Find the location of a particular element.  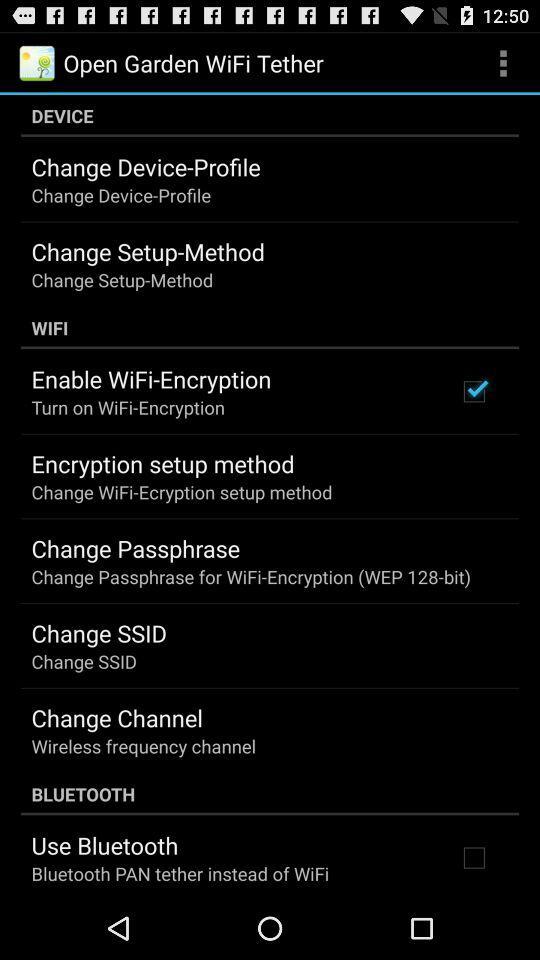

bluetooth pan tether app is located at coordinates (180, 872).